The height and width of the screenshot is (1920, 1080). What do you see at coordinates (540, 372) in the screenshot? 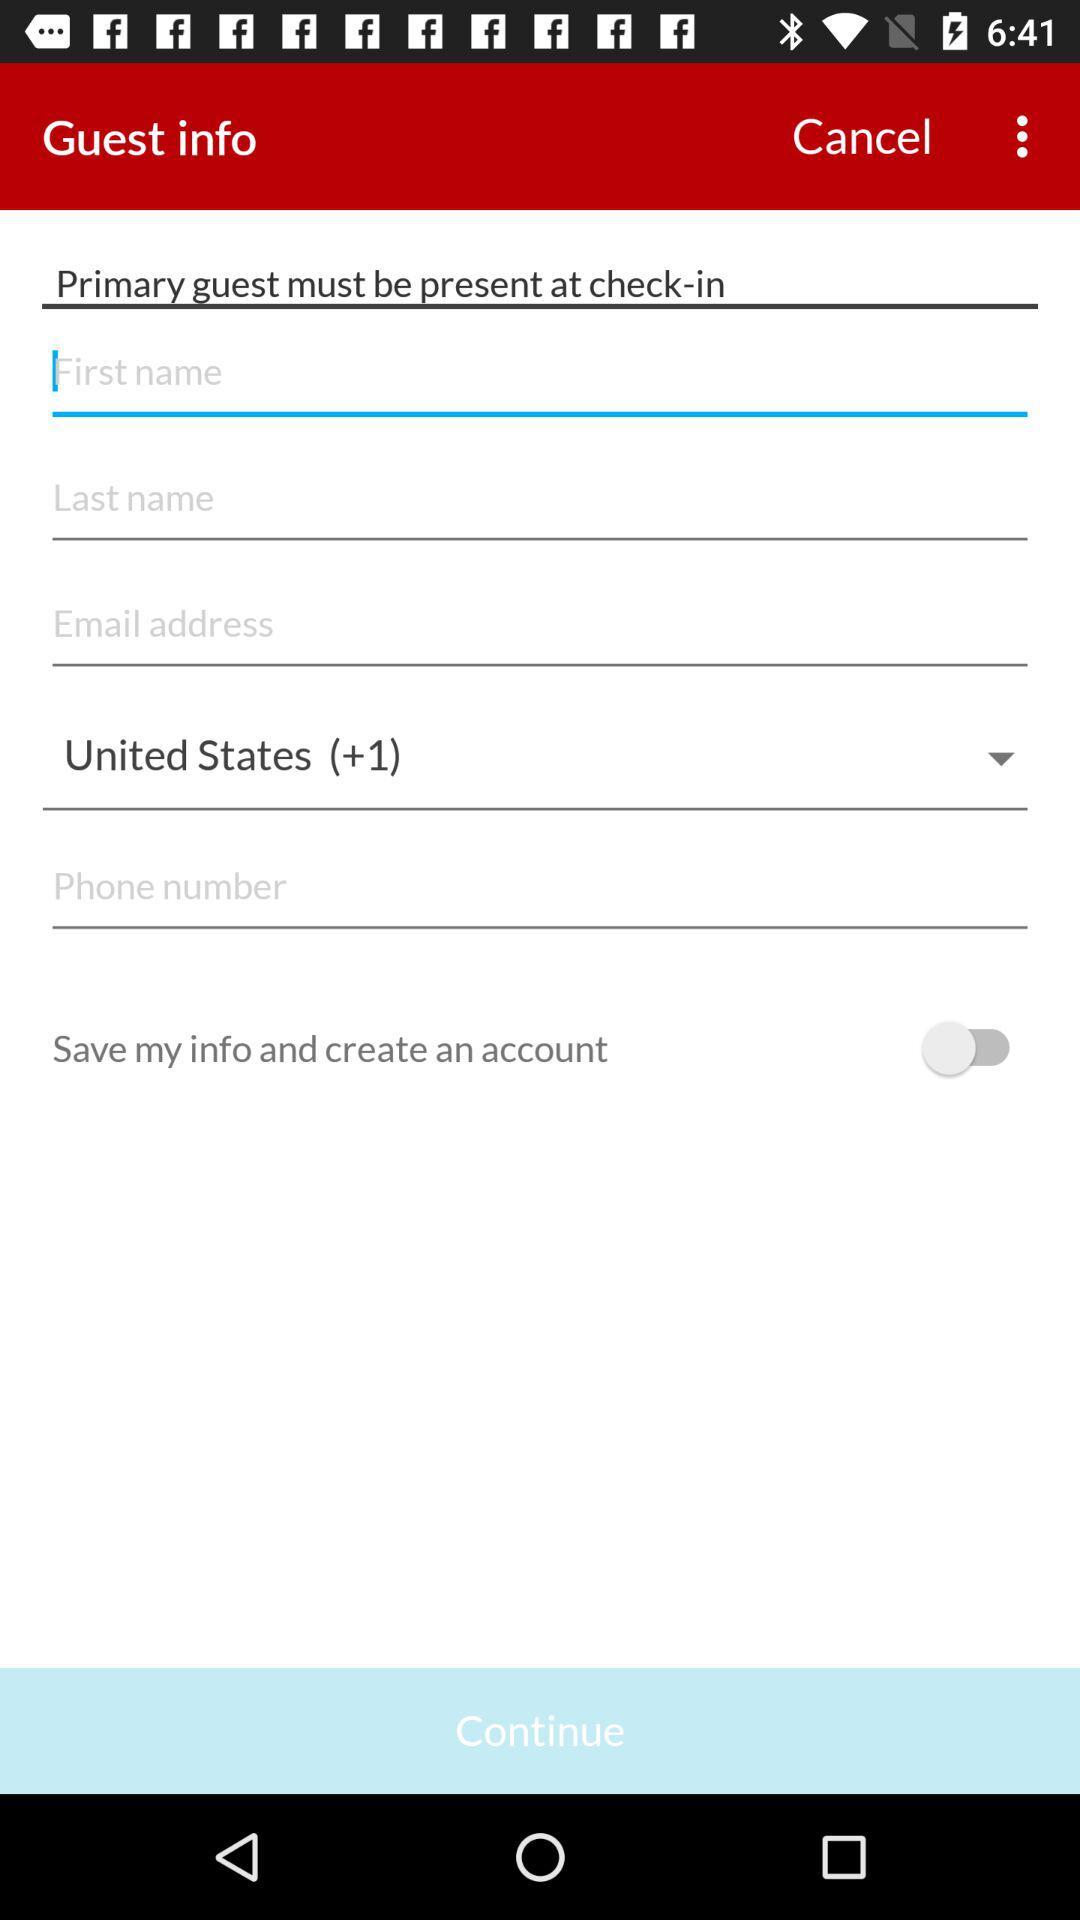
I see `name` at bounding box center [540, 372].